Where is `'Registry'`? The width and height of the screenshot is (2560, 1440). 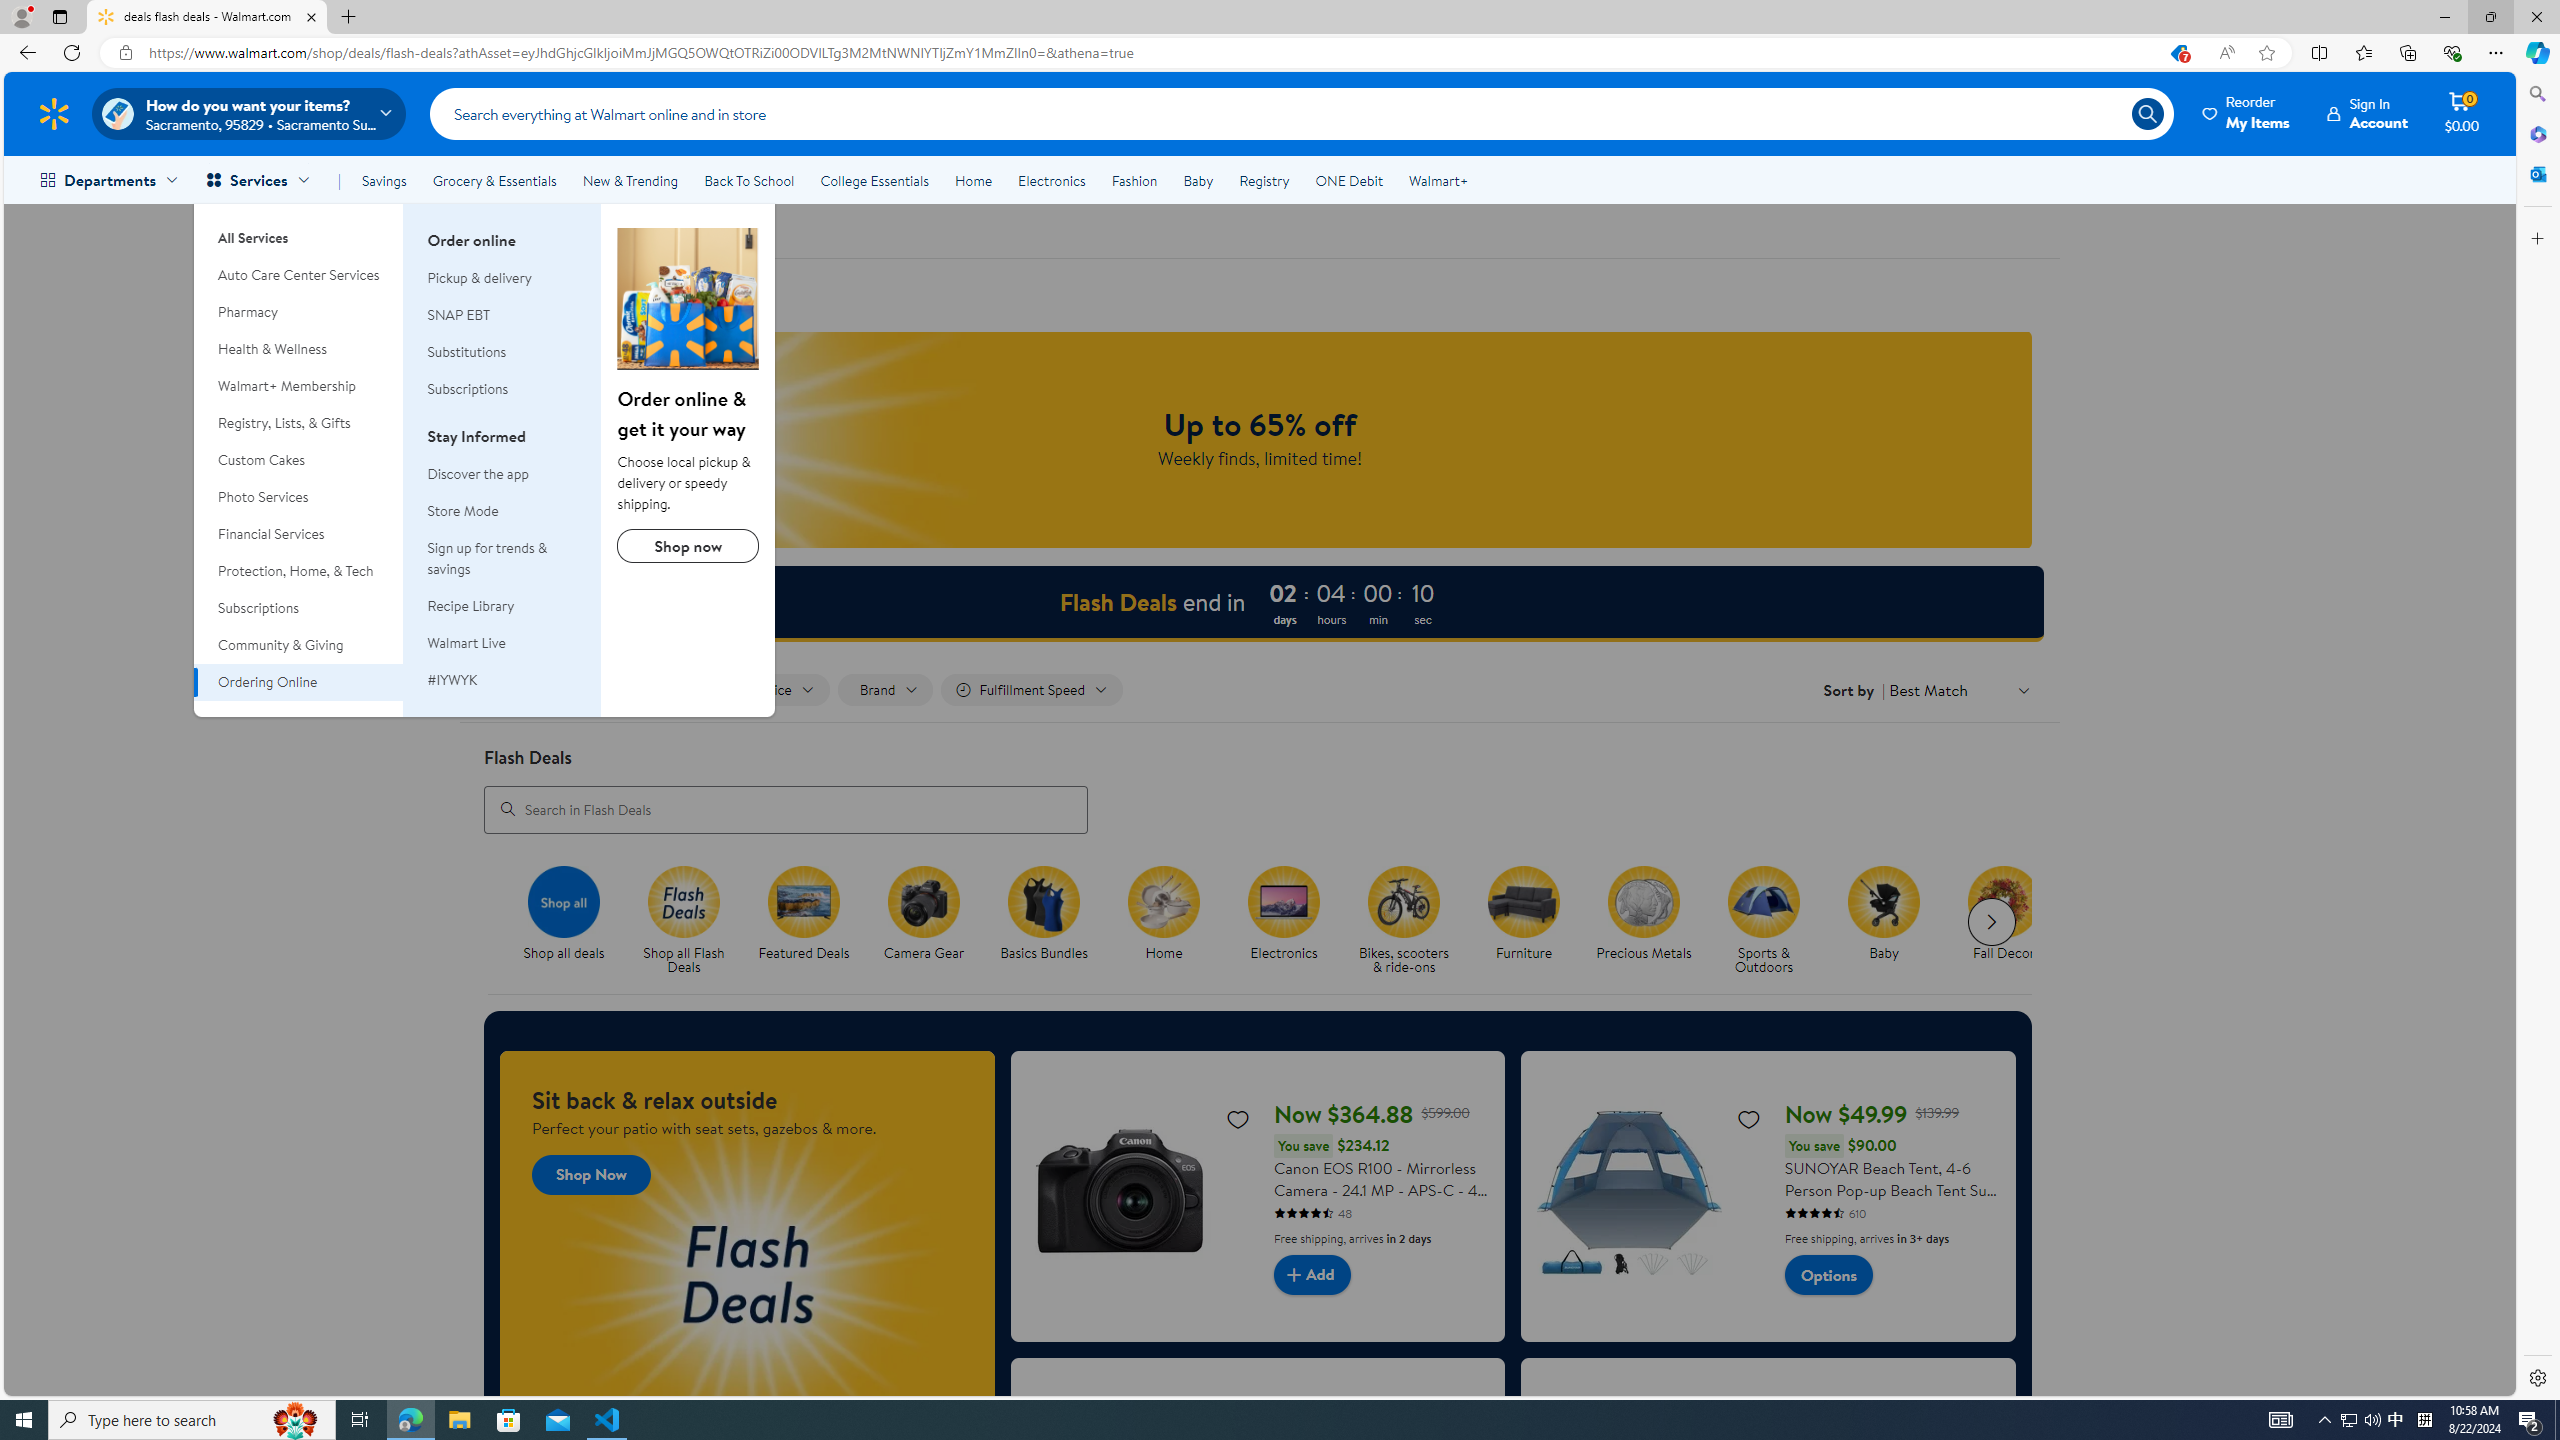
'Registry' is located at coordinates (1263, 180).